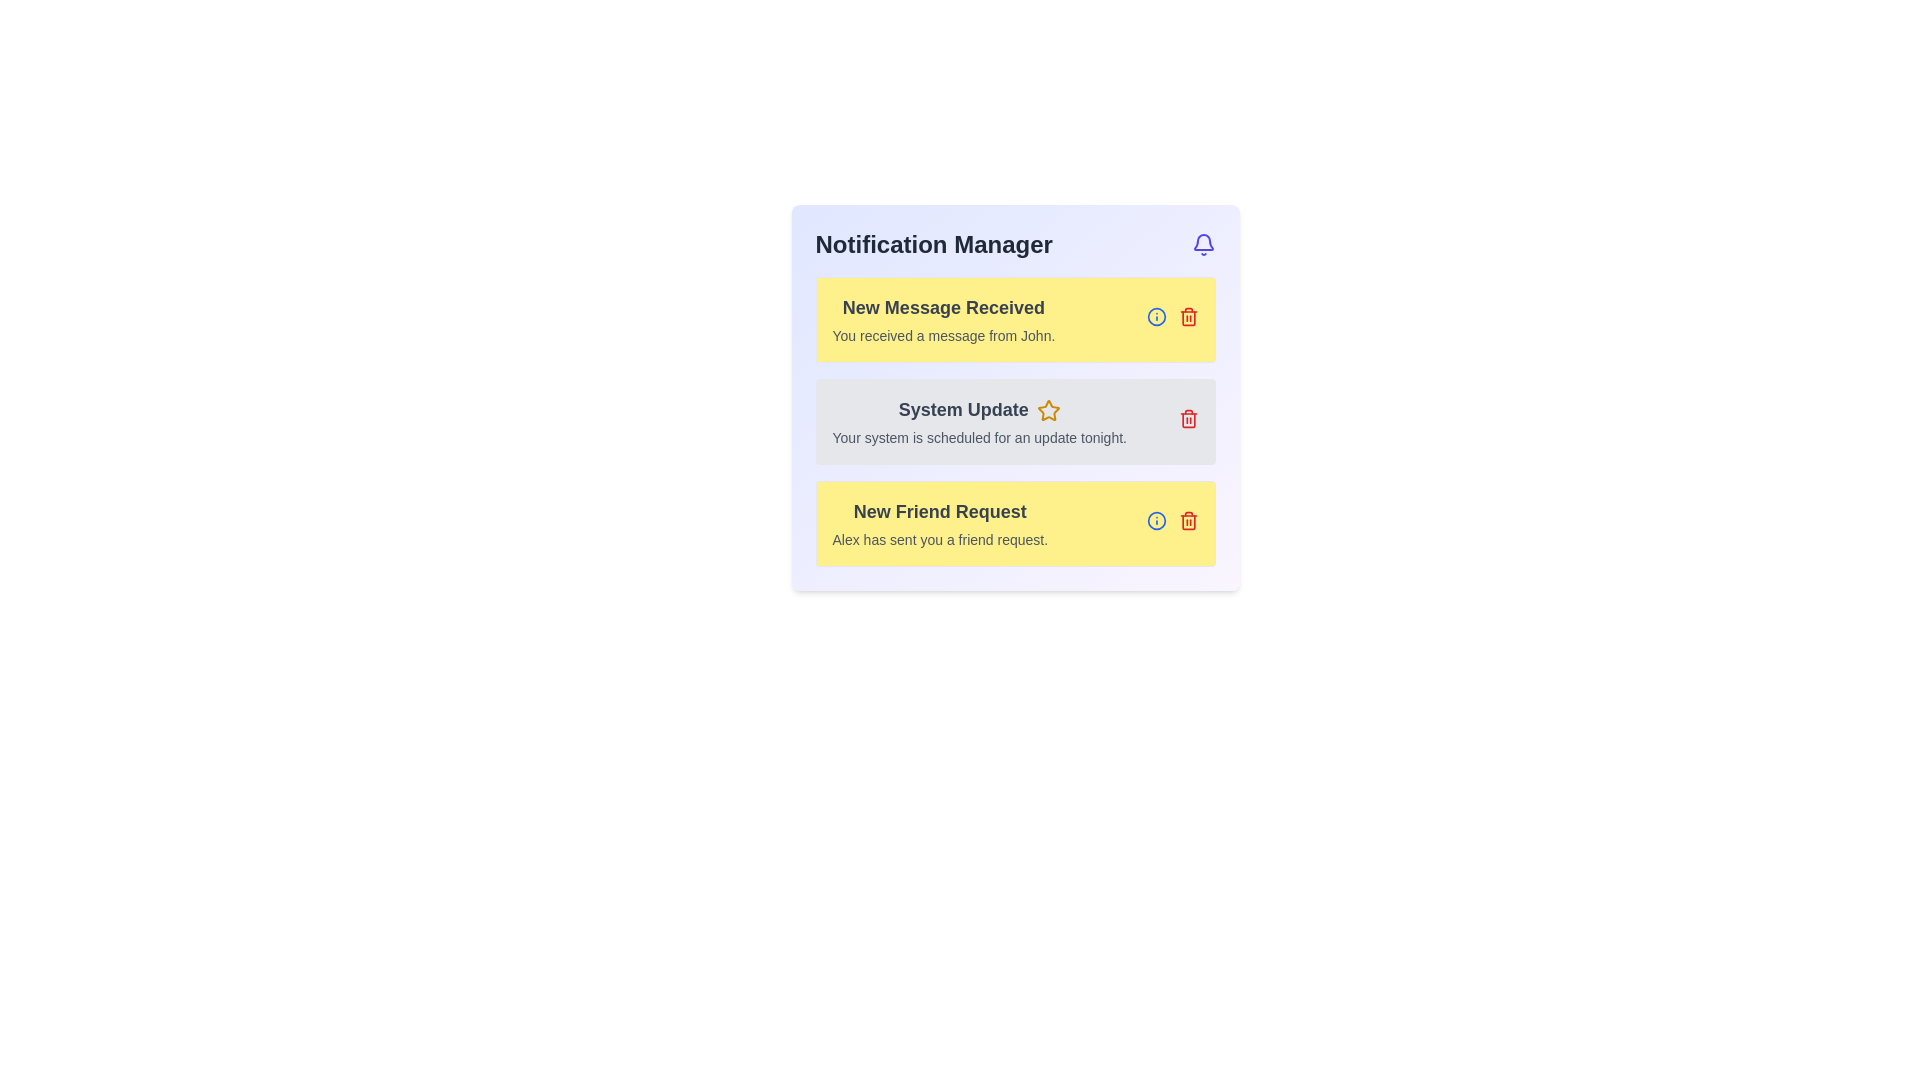 This screenshot has height=1080, width=1920. What do you see at coordinates (942, 334) in the screenshot?
I see `text label that says 'You received a message from John.' which is styled with a smaller font size and muted gray color, located directly below the bold text 'New Message Received' in the top-left notification card of the Notification Manager` at bounding box center [942, 334].